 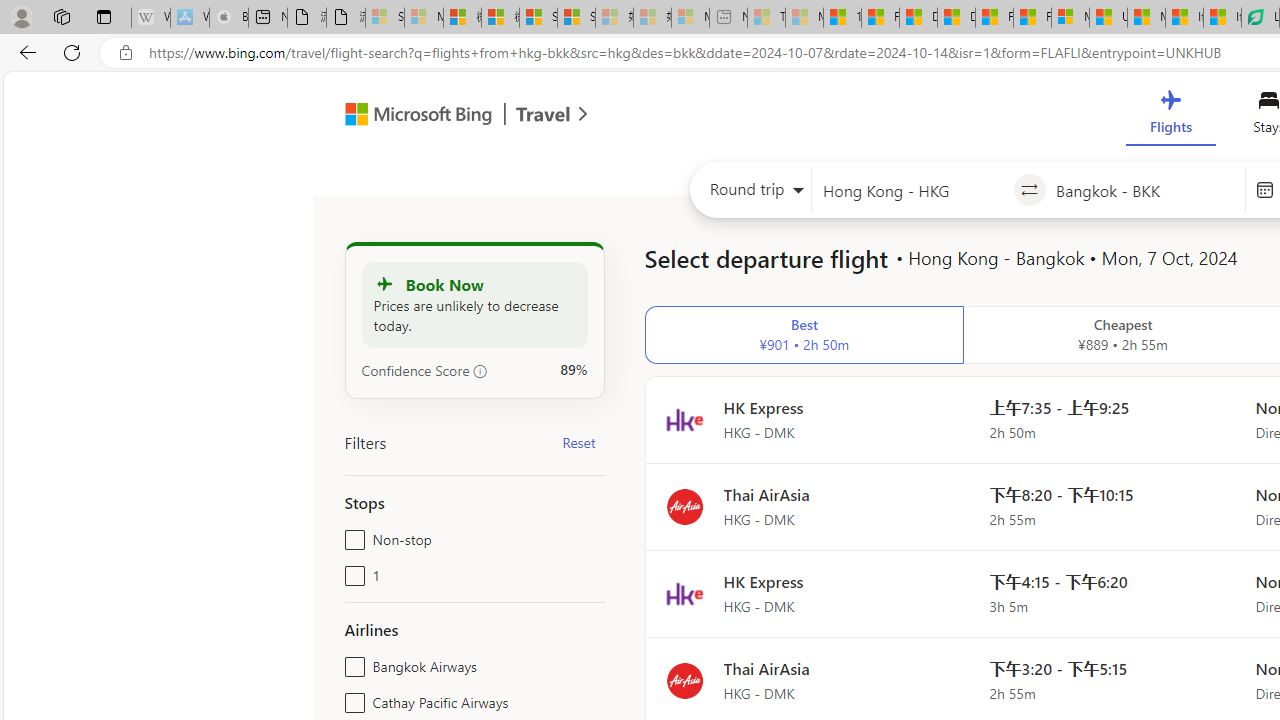 What do you see at coordinates (351, 535) in the screenshot?
I see `'Non-stop'` at bounding box center [351, 535].